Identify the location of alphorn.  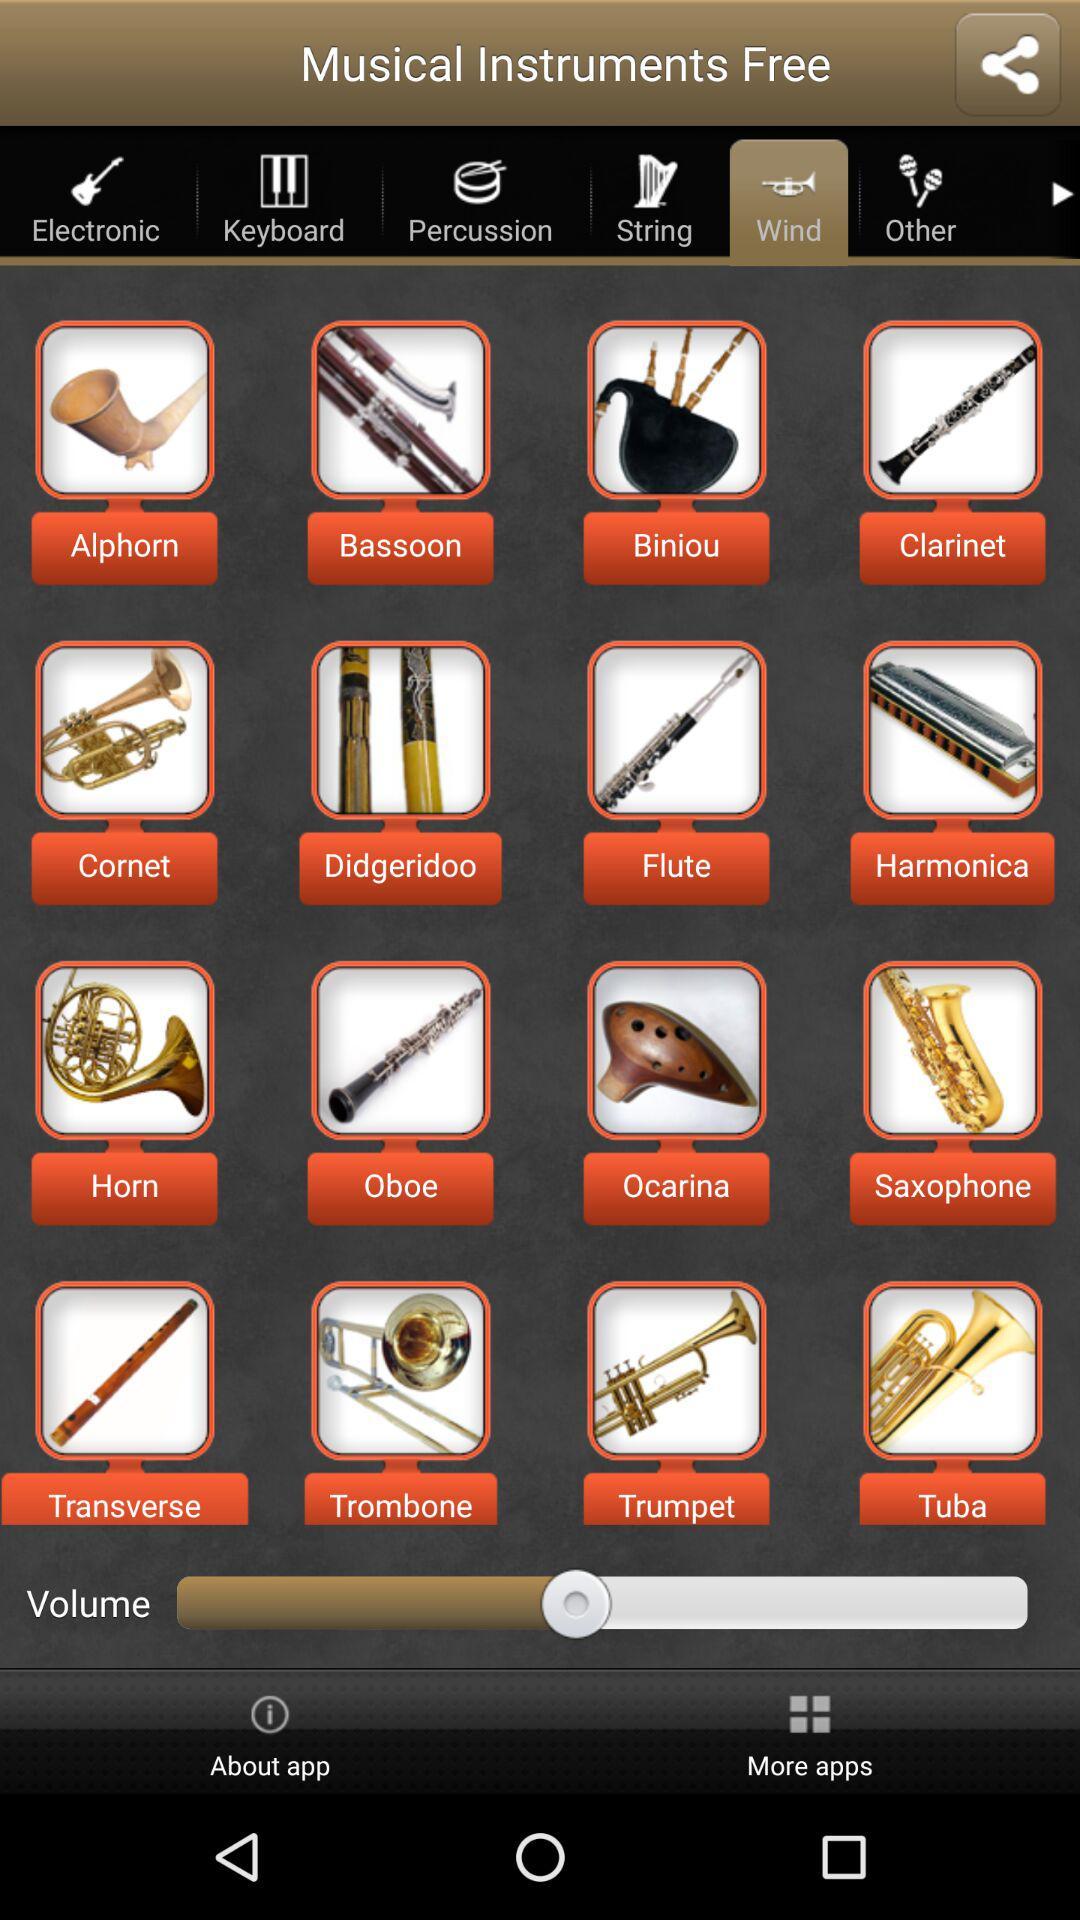
(124, 408).